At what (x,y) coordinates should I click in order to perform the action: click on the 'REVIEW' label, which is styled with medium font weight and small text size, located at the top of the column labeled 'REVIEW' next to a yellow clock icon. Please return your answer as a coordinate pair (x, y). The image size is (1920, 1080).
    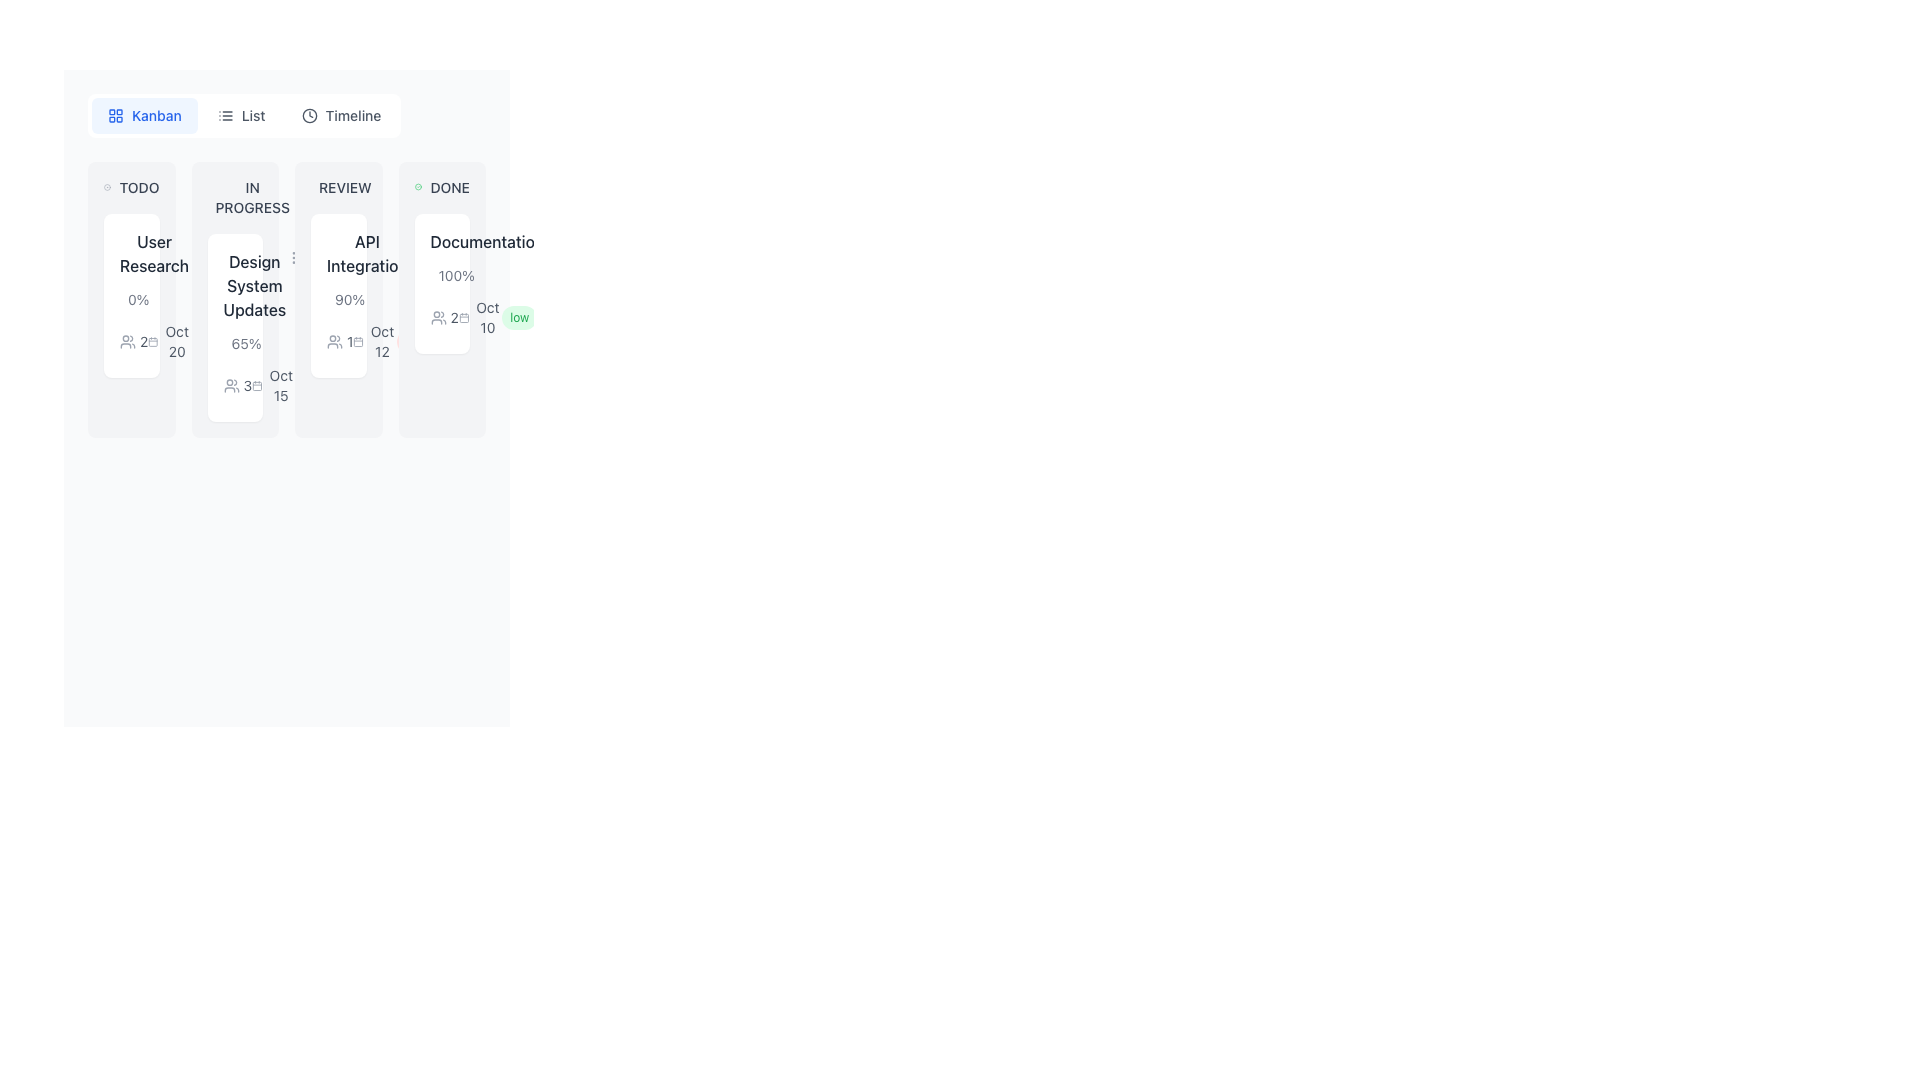
    Looking at the image, I should click on (338, 188).